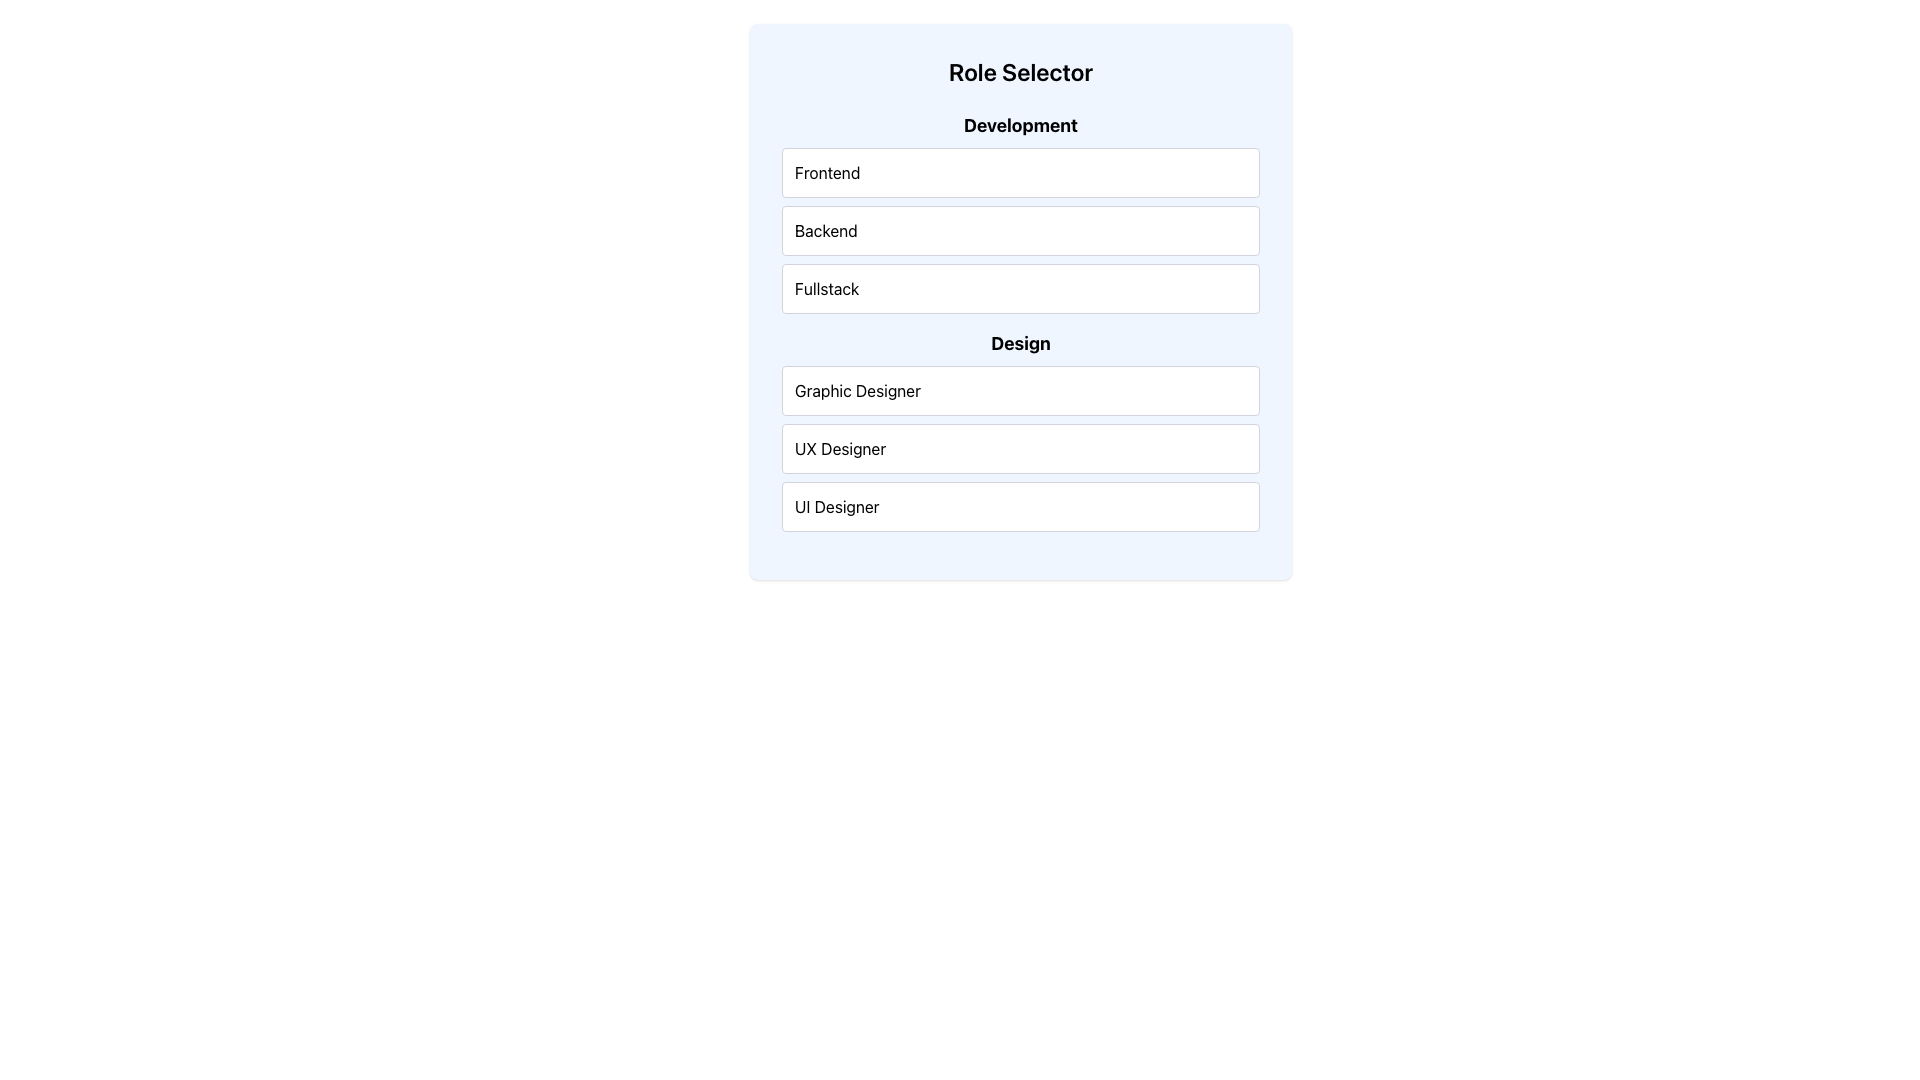 The image size is (1920, 1080). What do you see at coordinates (857, 390) in the screenshot?
I see `the 'Graphic Designer' text label in the fourth interactive box under the 'Design' category of the 'Role Selector' interface` at bounding box center [857, 390].